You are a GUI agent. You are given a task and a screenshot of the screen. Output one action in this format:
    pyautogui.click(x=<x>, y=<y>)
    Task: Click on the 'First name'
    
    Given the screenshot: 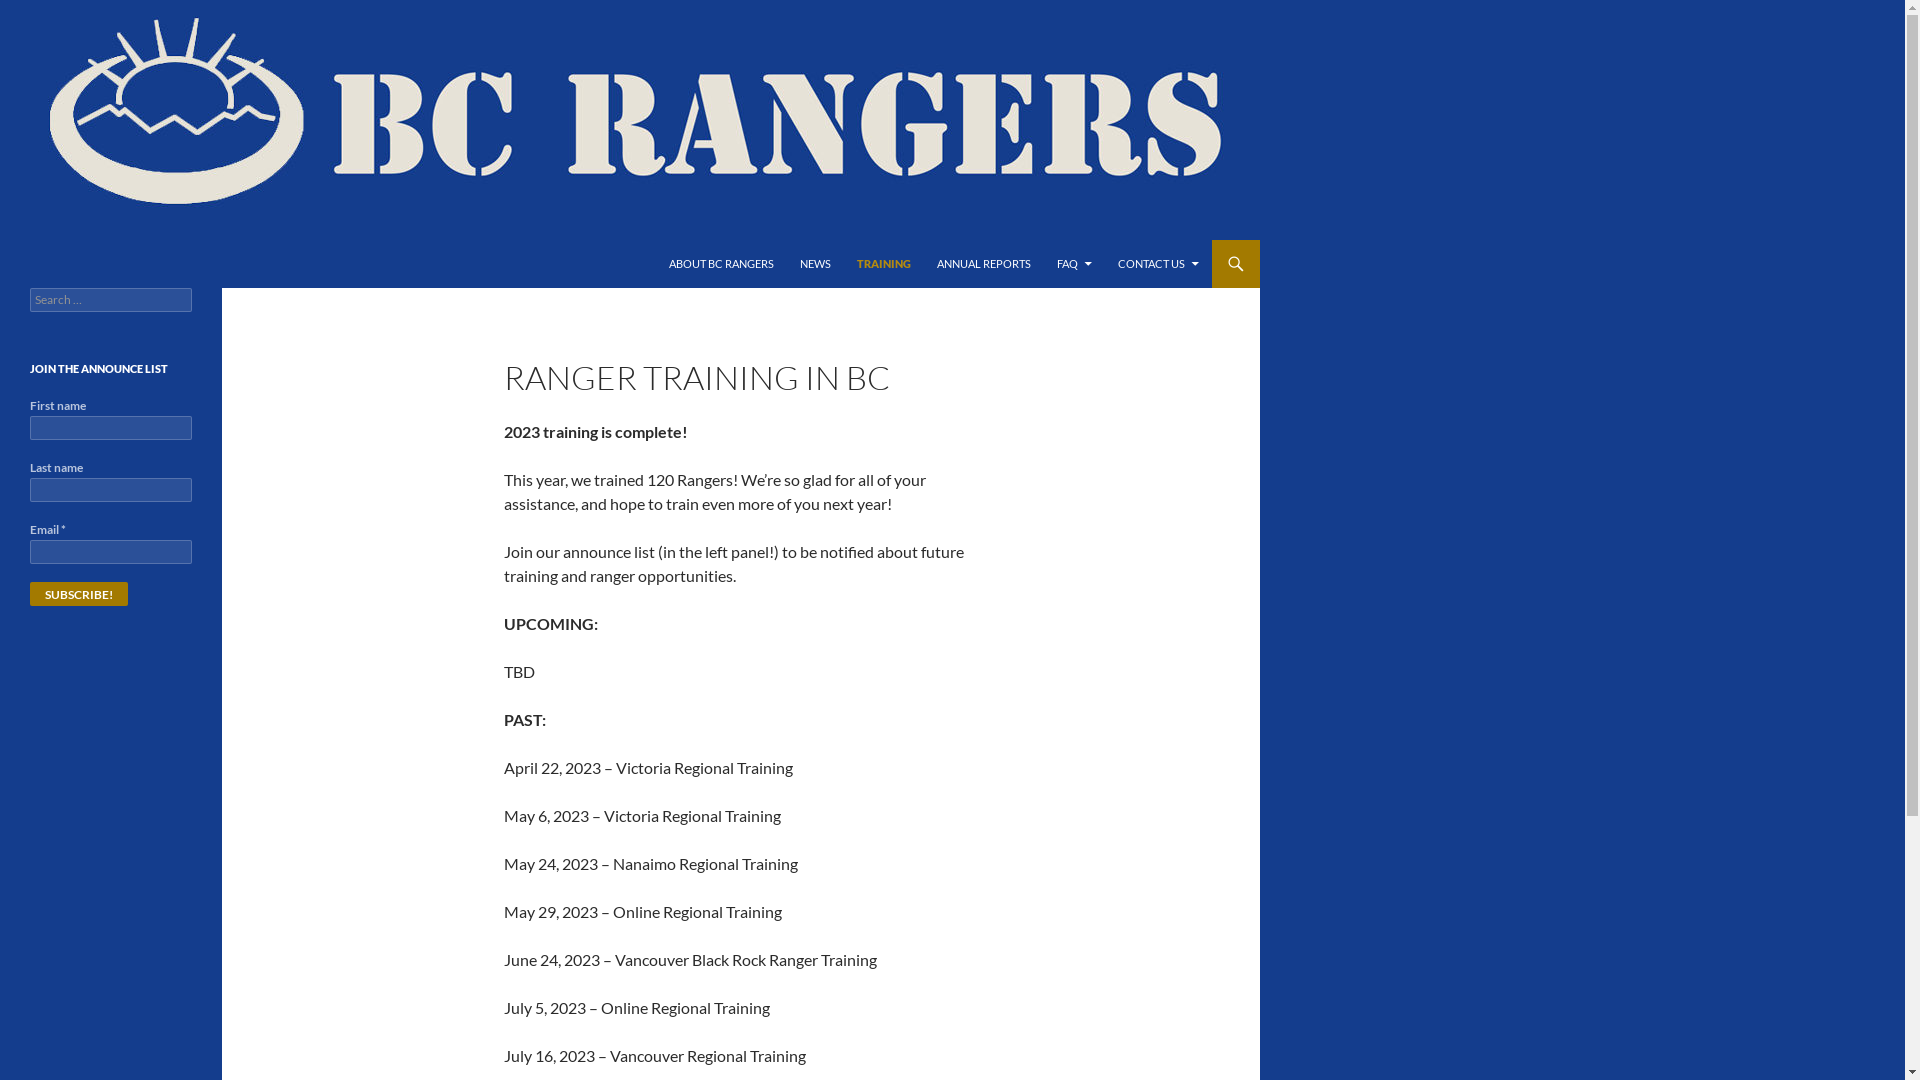 What is the action you would take?
    pyautogui.click(x=109, y=427)
    